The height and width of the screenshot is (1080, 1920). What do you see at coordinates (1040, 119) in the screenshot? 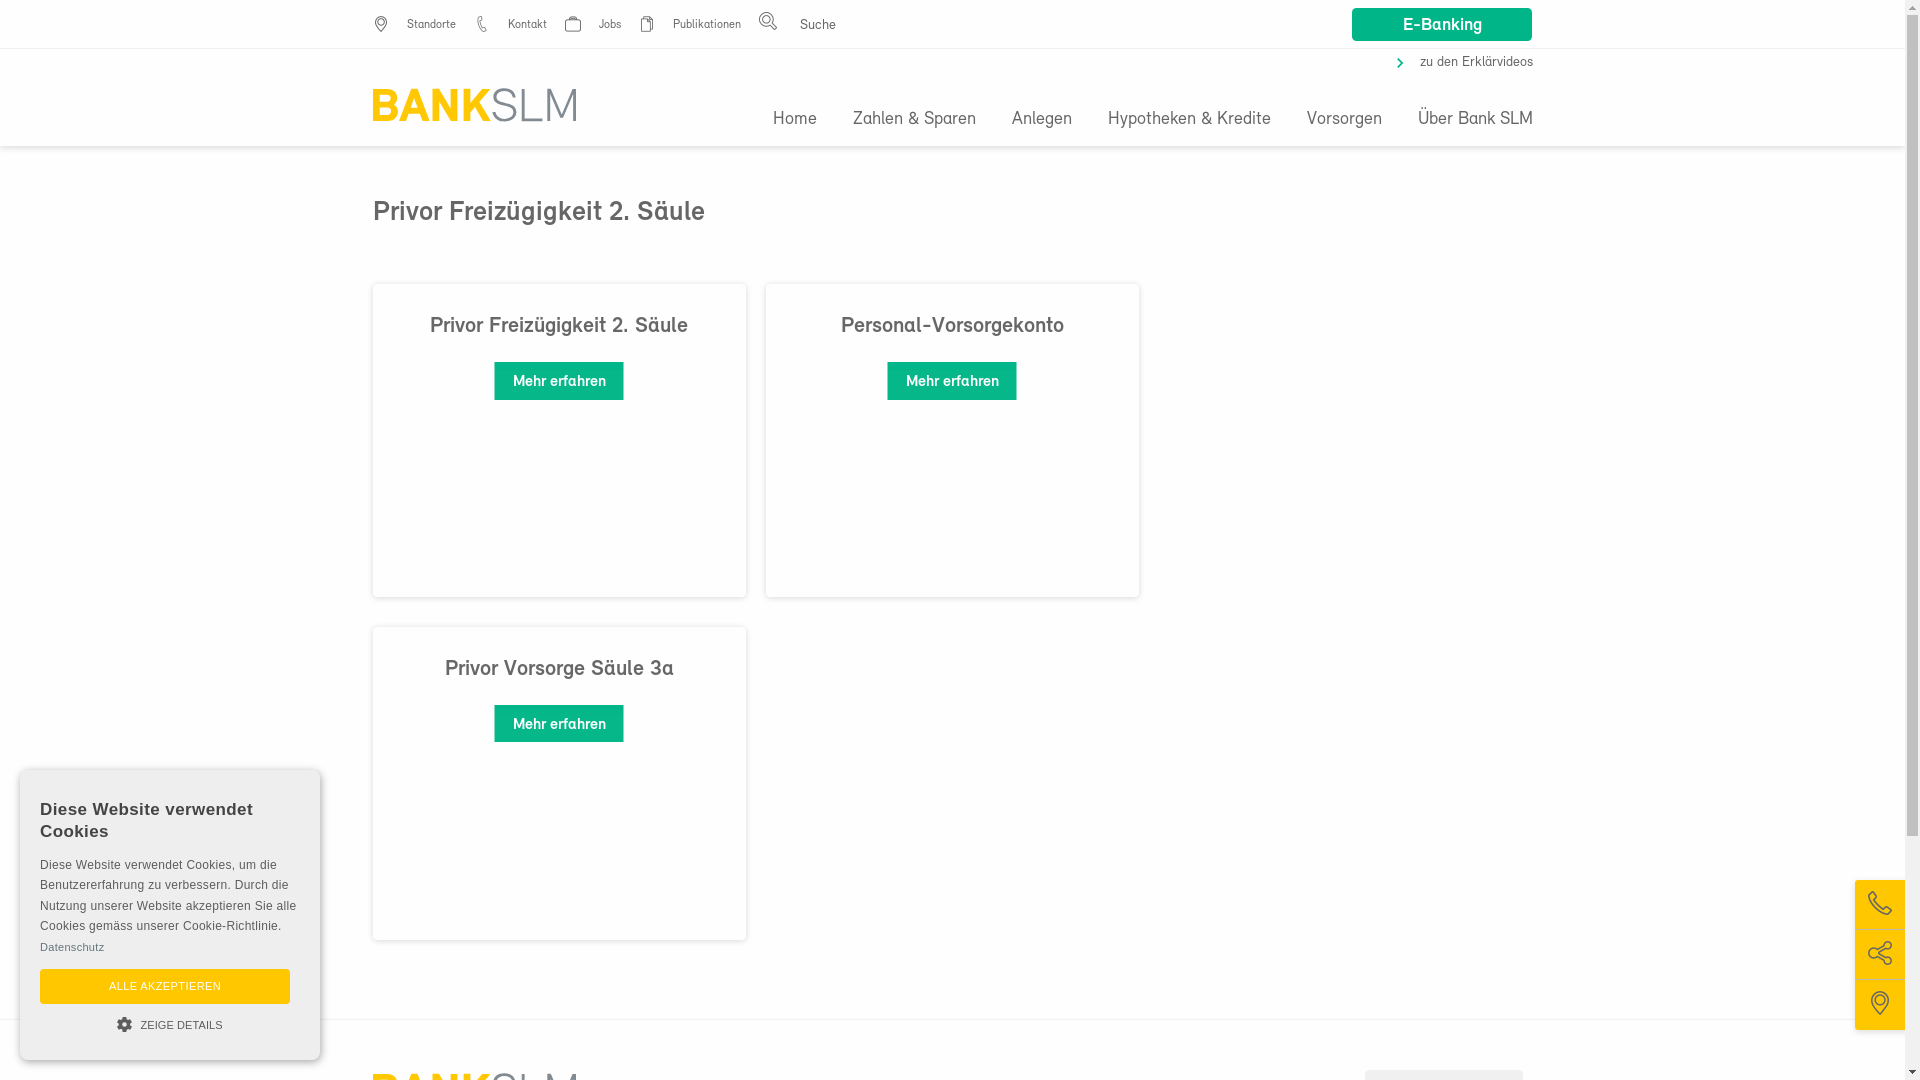
I see `'Anlegen'` at bounding box center [1040, 119].